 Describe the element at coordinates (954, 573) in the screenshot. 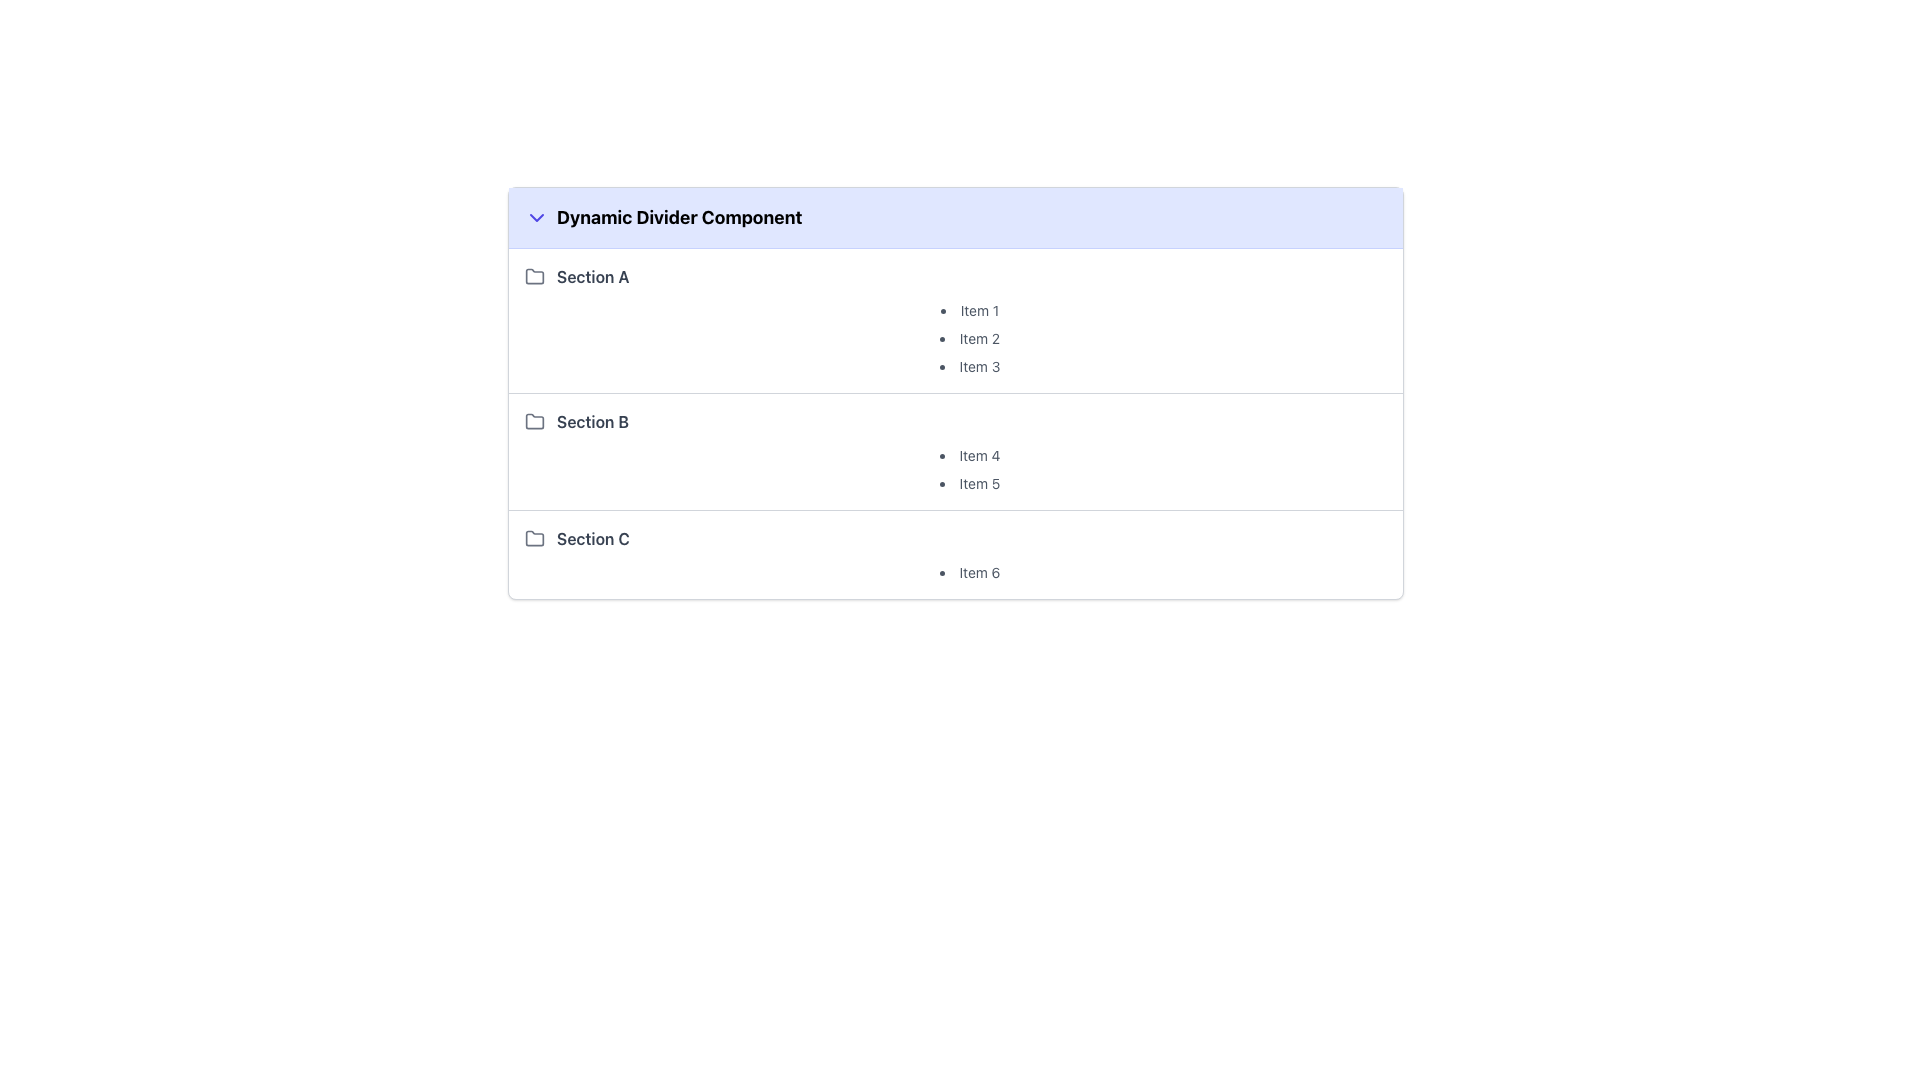

I see `the static text element displaying 'Item 6' in gray color, which is part of a bulleted list under the 'Section C' header` at that location.